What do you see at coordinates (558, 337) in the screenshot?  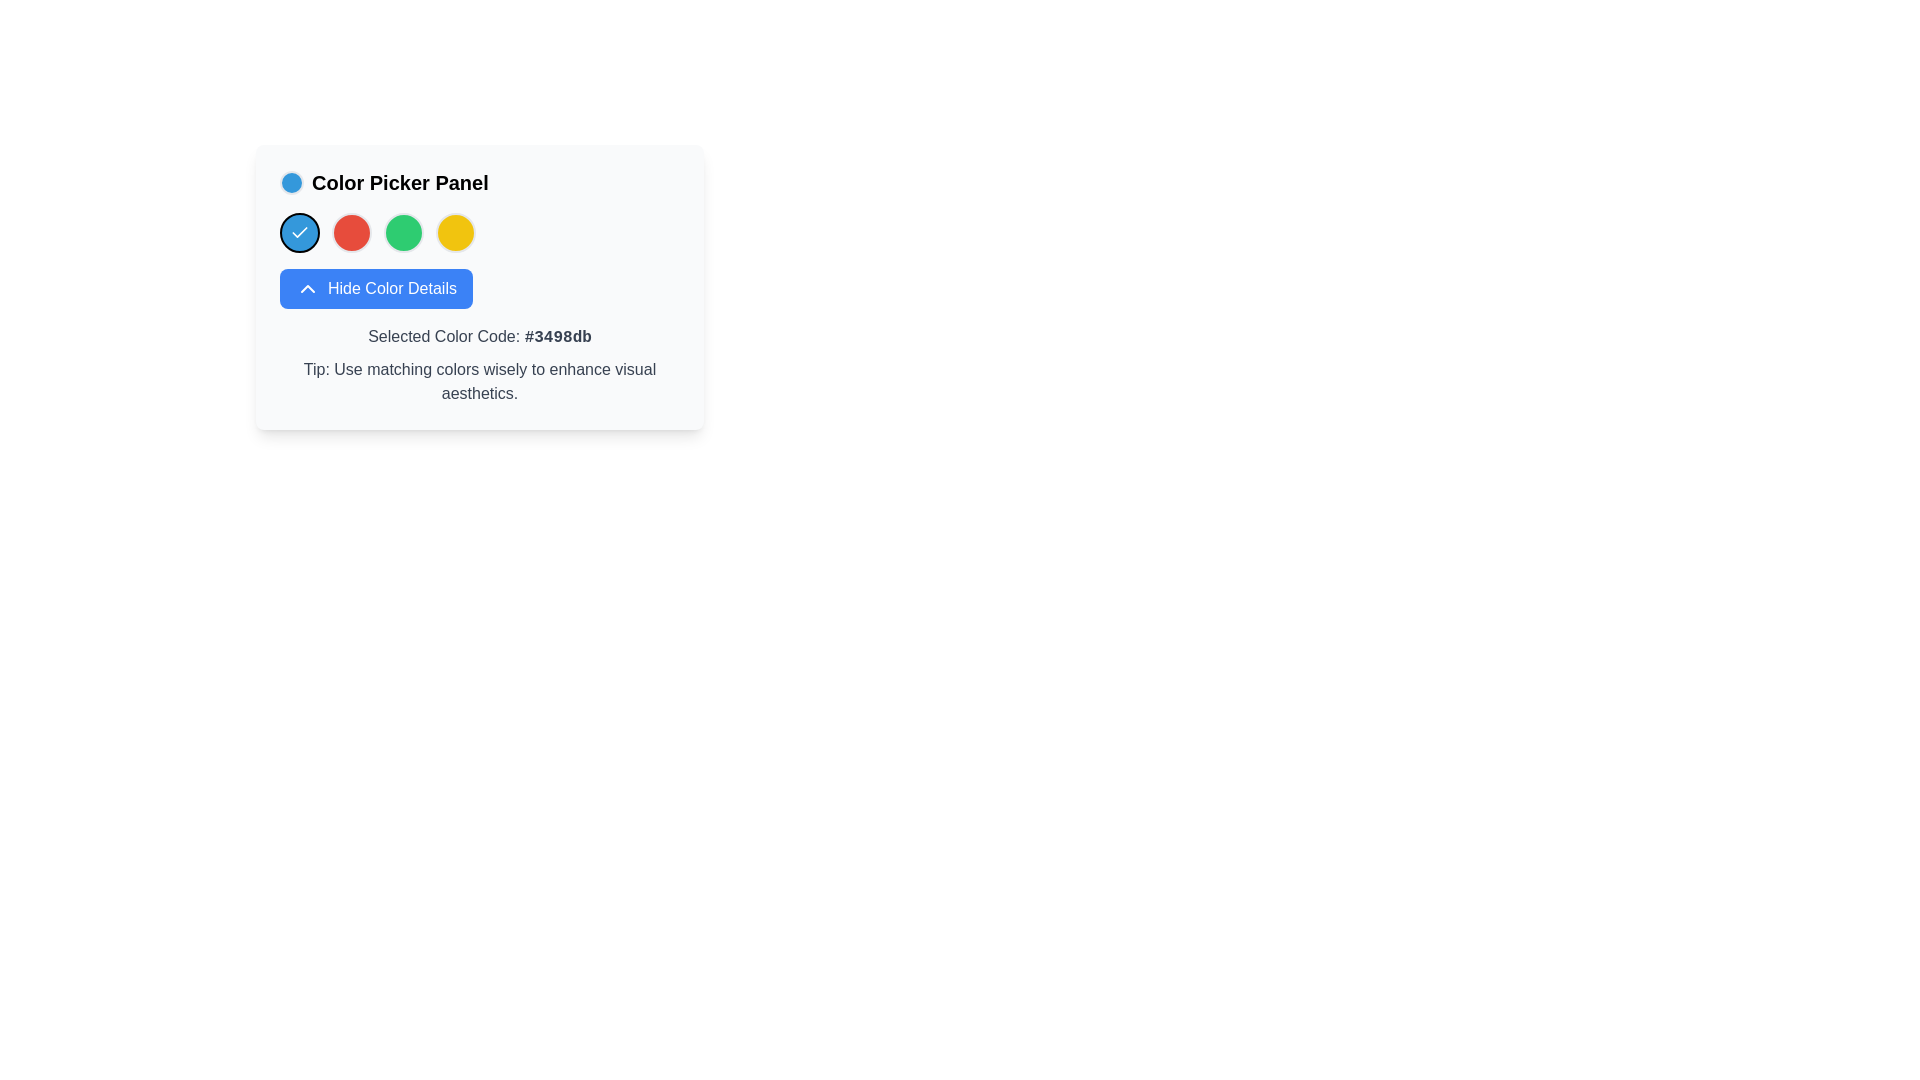 I see `the static text element displaying the hexadecimal color code '#3498db', which is styled in a monospaced bold font and is part of the 'Selected Color Code' label` at bounding box center [558, 337].